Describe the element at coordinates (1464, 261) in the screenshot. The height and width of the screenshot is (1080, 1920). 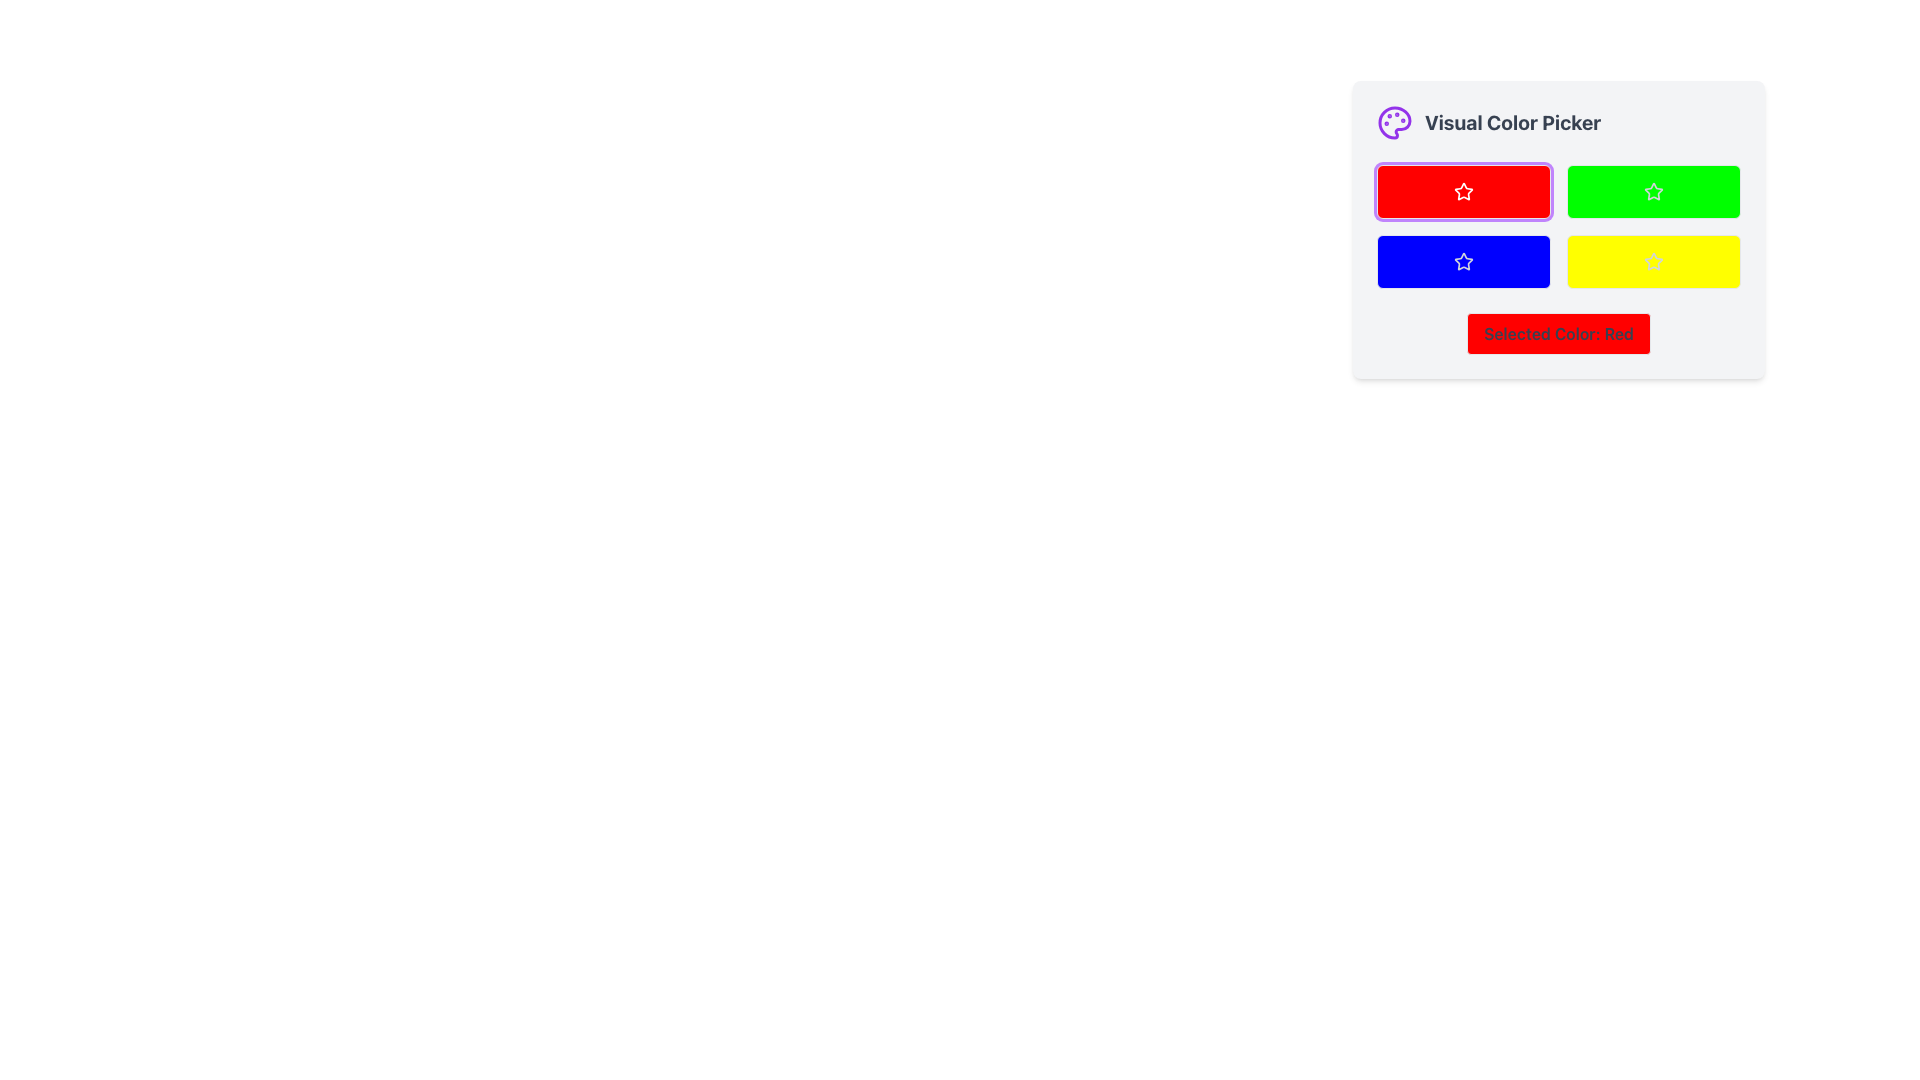
I see `the blue button-like interactive element with a star icon in the center, located in the second row, first column of the color picker grid for keyboard interaction` at that location.